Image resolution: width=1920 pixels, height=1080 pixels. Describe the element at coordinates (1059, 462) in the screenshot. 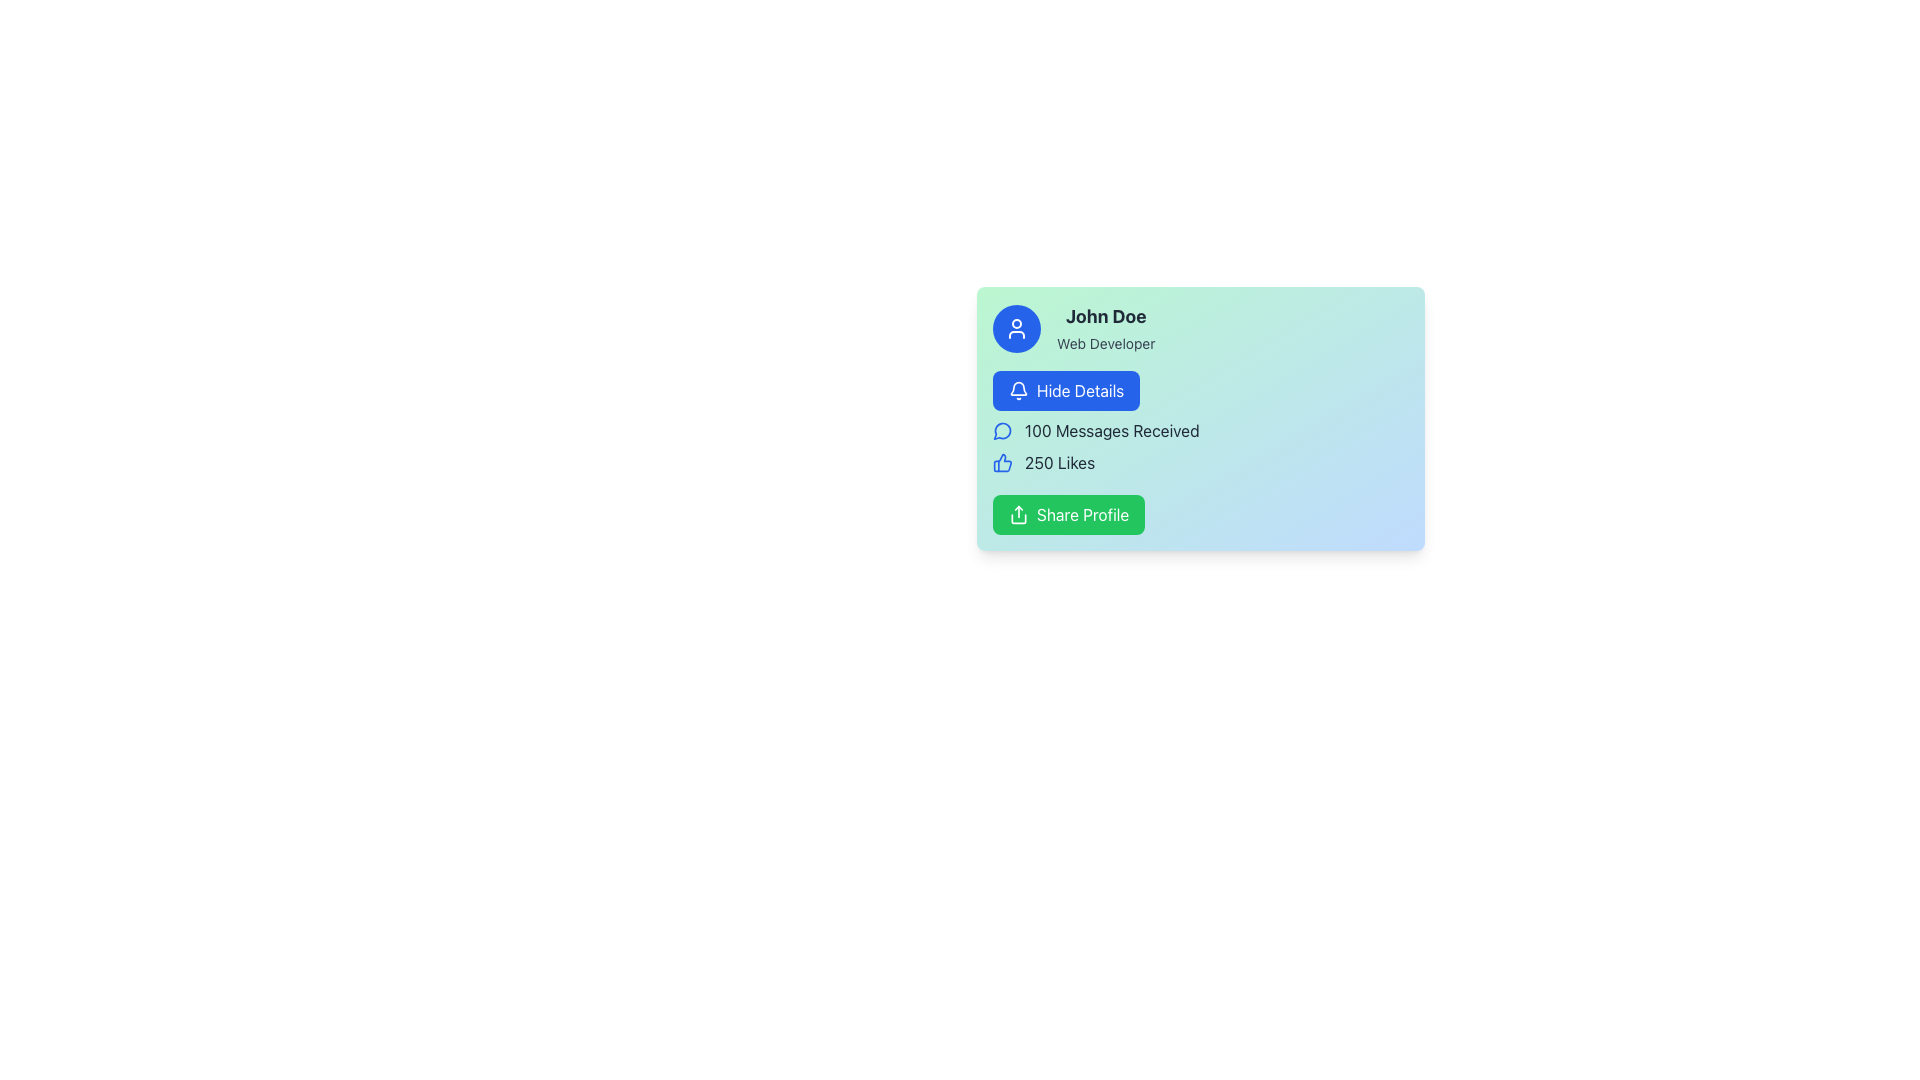

I see `the text display showing '250 Likes' in a bold font within the user information panel, located next to a thumbs-up icon` at that location.